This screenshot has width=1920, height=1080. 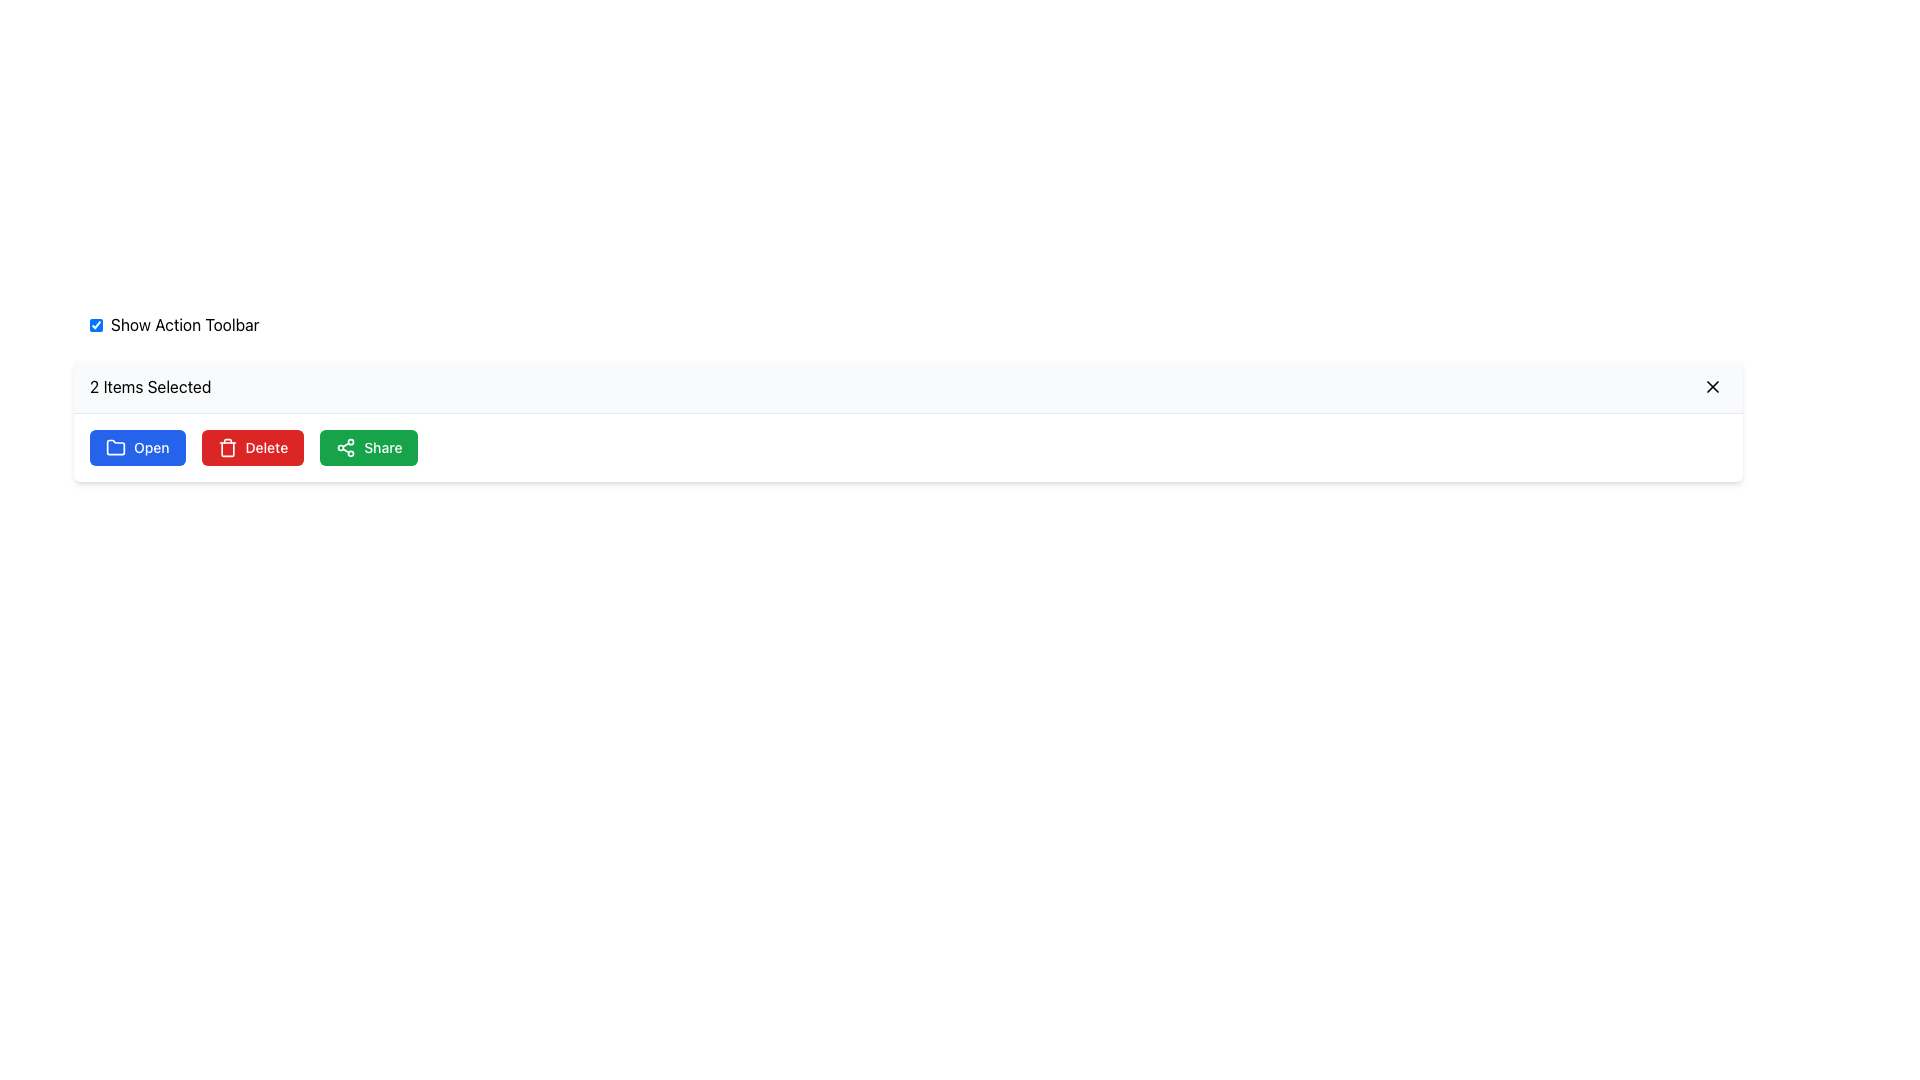 What do you see at coordinates (346, 446) in the screenshot?
I see `the share icon located inside the green 'Share' button` at bounding box center [346, 446].